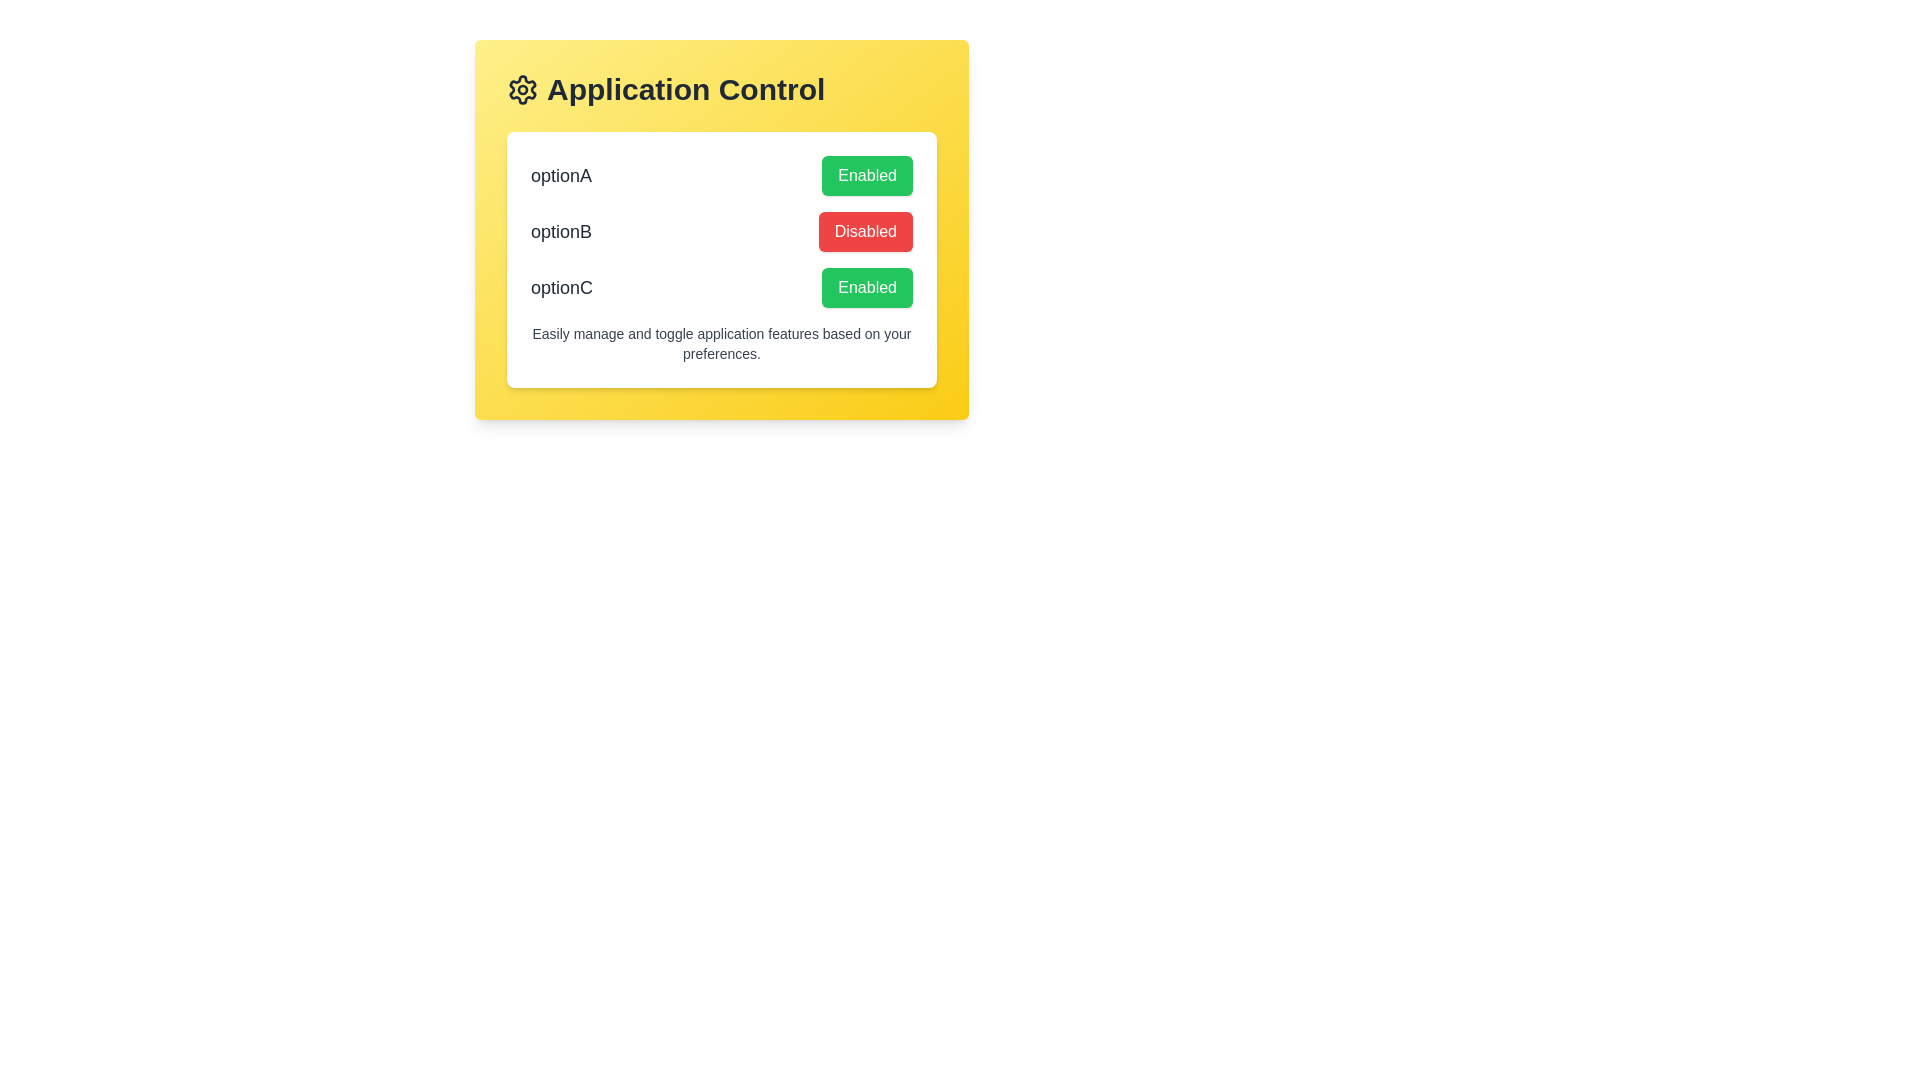 The width and height of the screenshot is (1920, 1080). I want to click on the text label displaying 'optionB', which is styled with a larger font size and dark gray color, located to the left of the red button labeled 'Disabled', so click(560, 230).